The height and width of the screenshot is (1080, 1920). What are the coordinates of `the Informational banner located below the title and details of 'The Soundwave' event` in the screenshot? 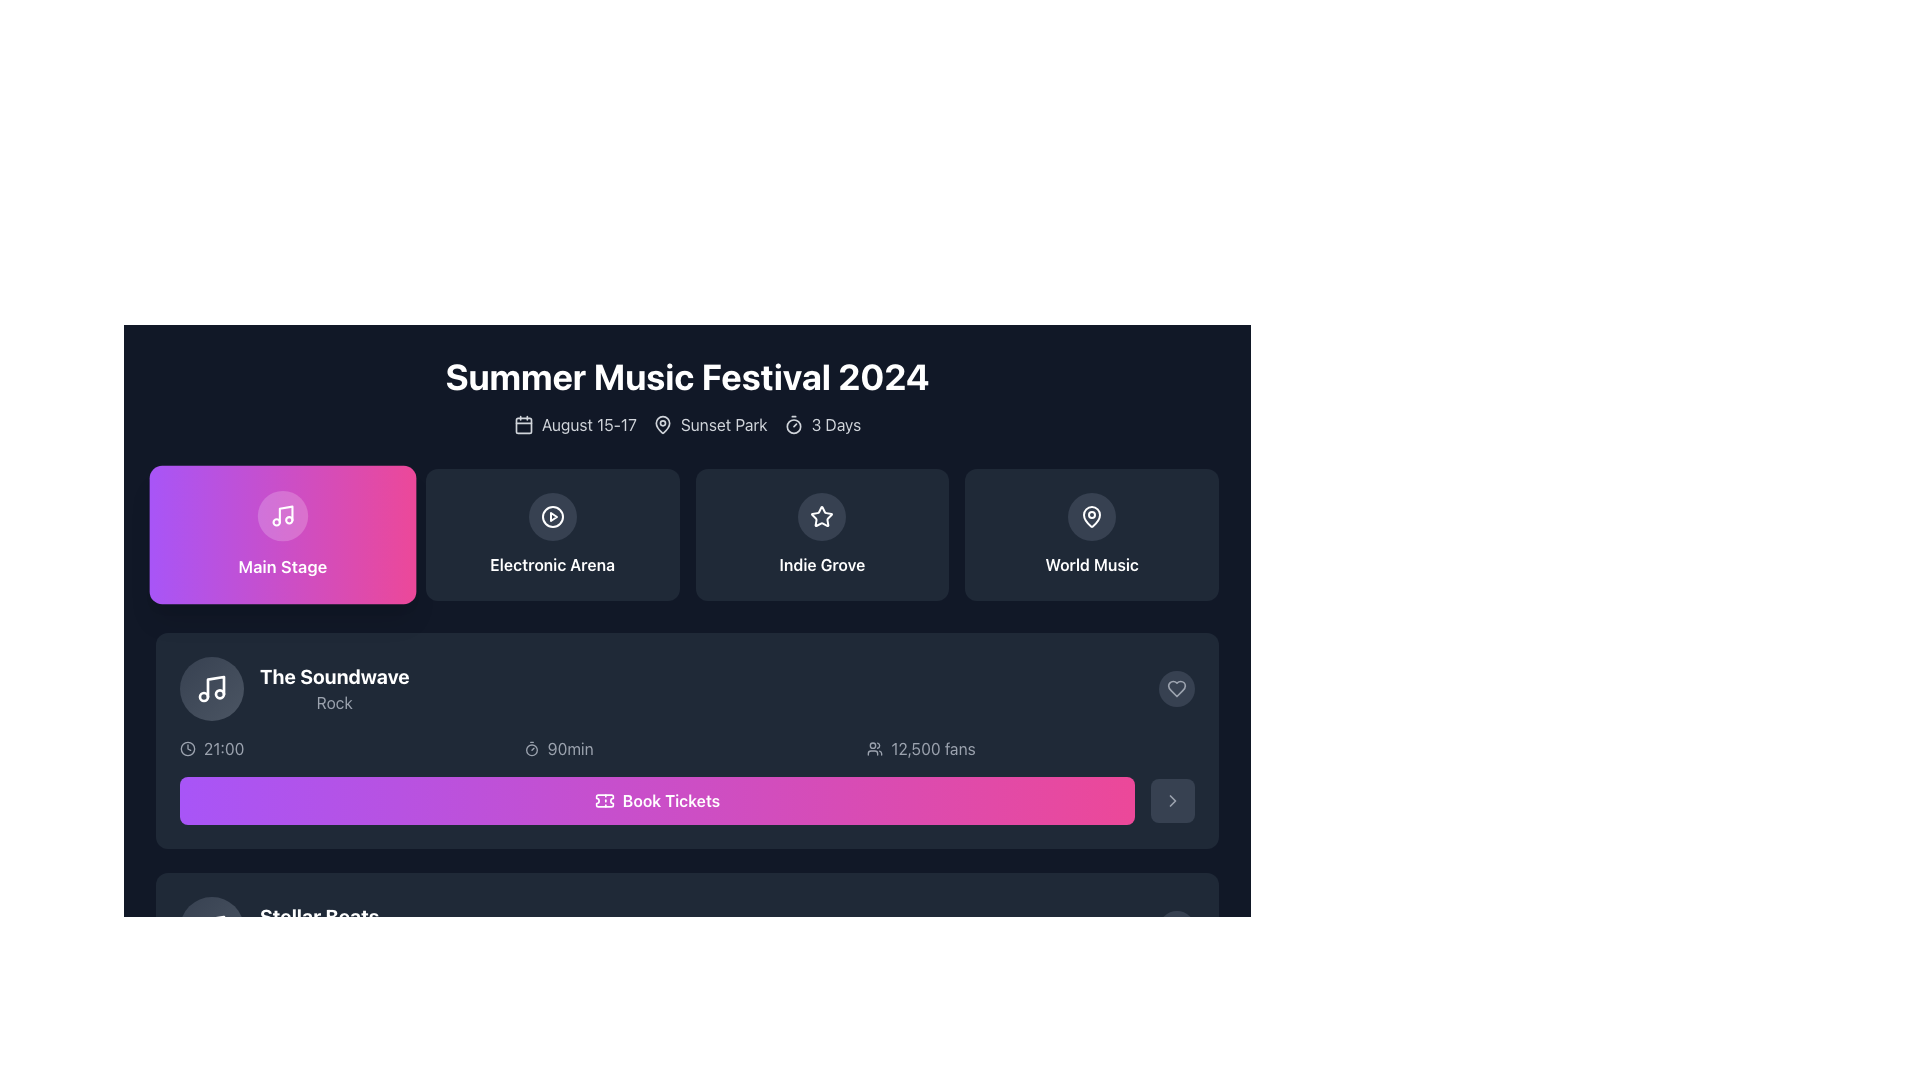 It's located at (687, 748).